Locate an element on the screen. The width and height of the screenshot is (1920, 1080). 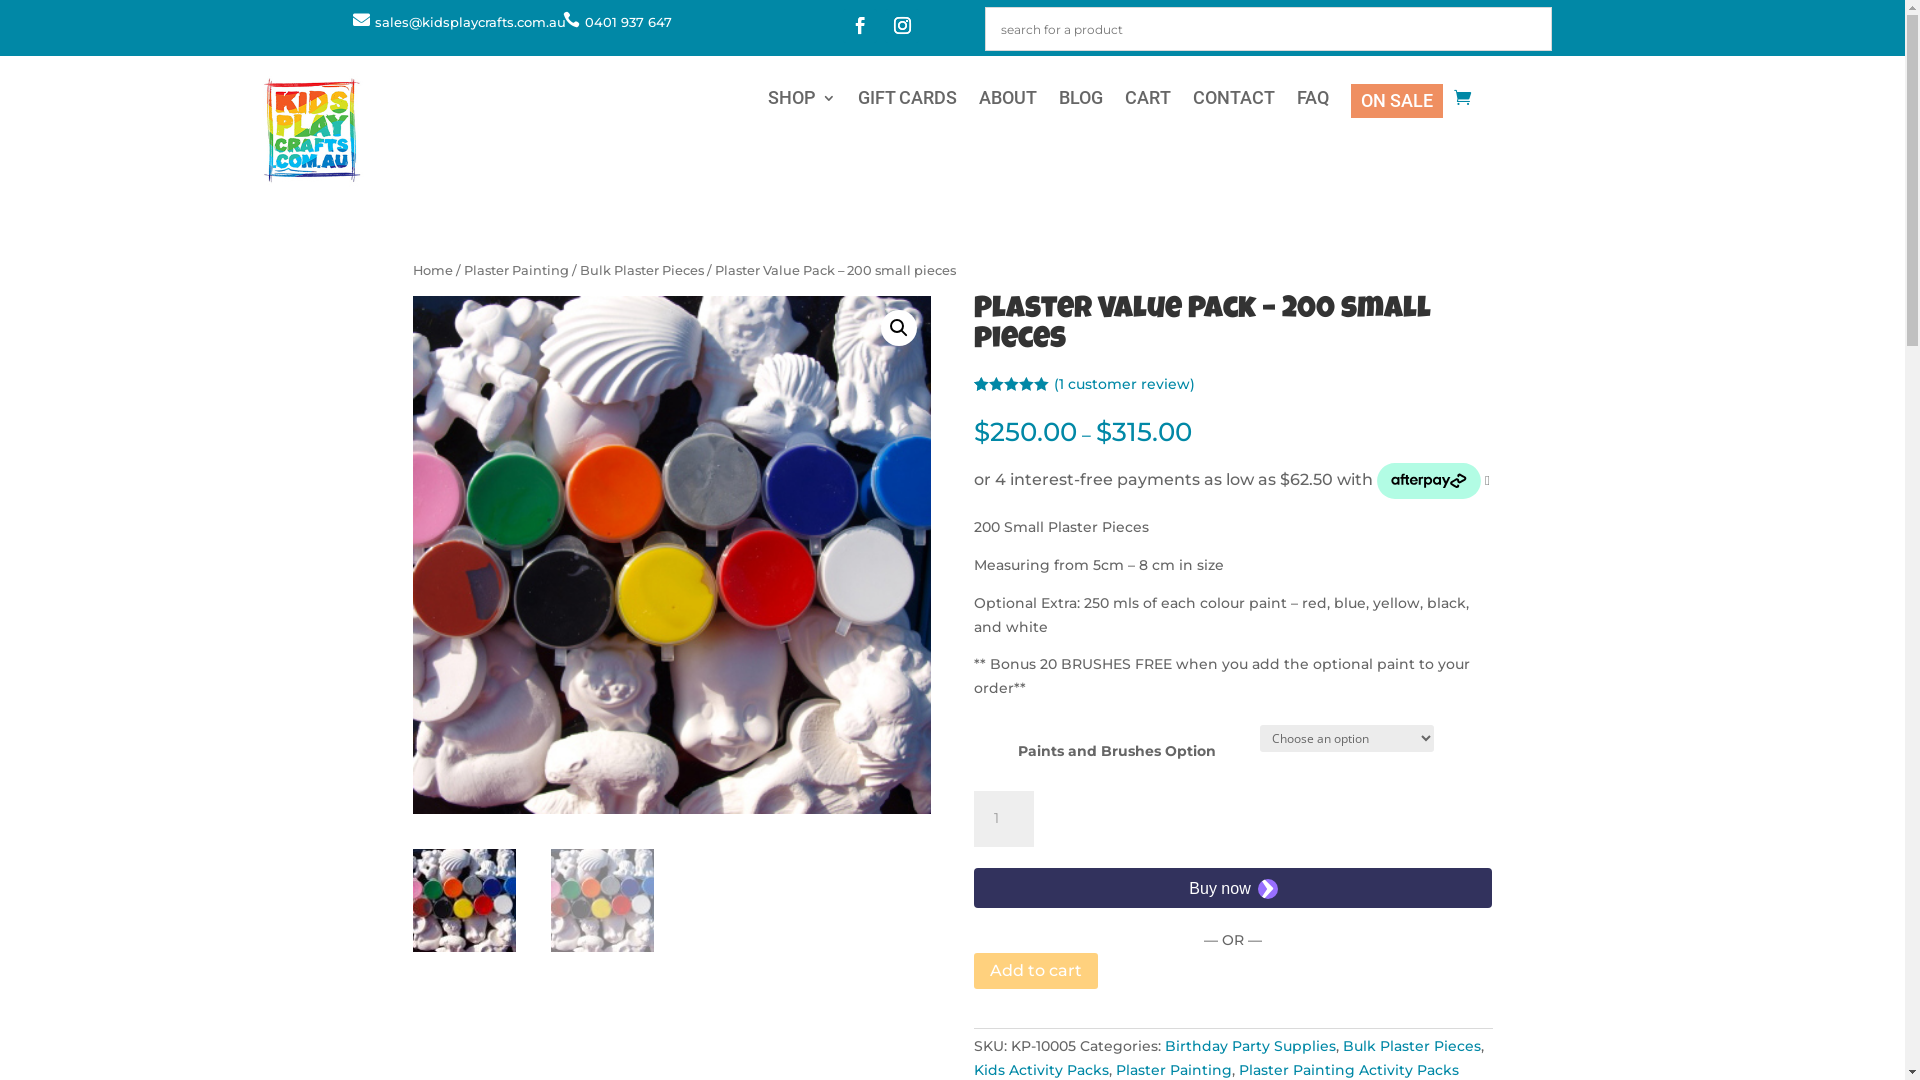
'Secure payment button frame' is located at coordinates (1232, 886).